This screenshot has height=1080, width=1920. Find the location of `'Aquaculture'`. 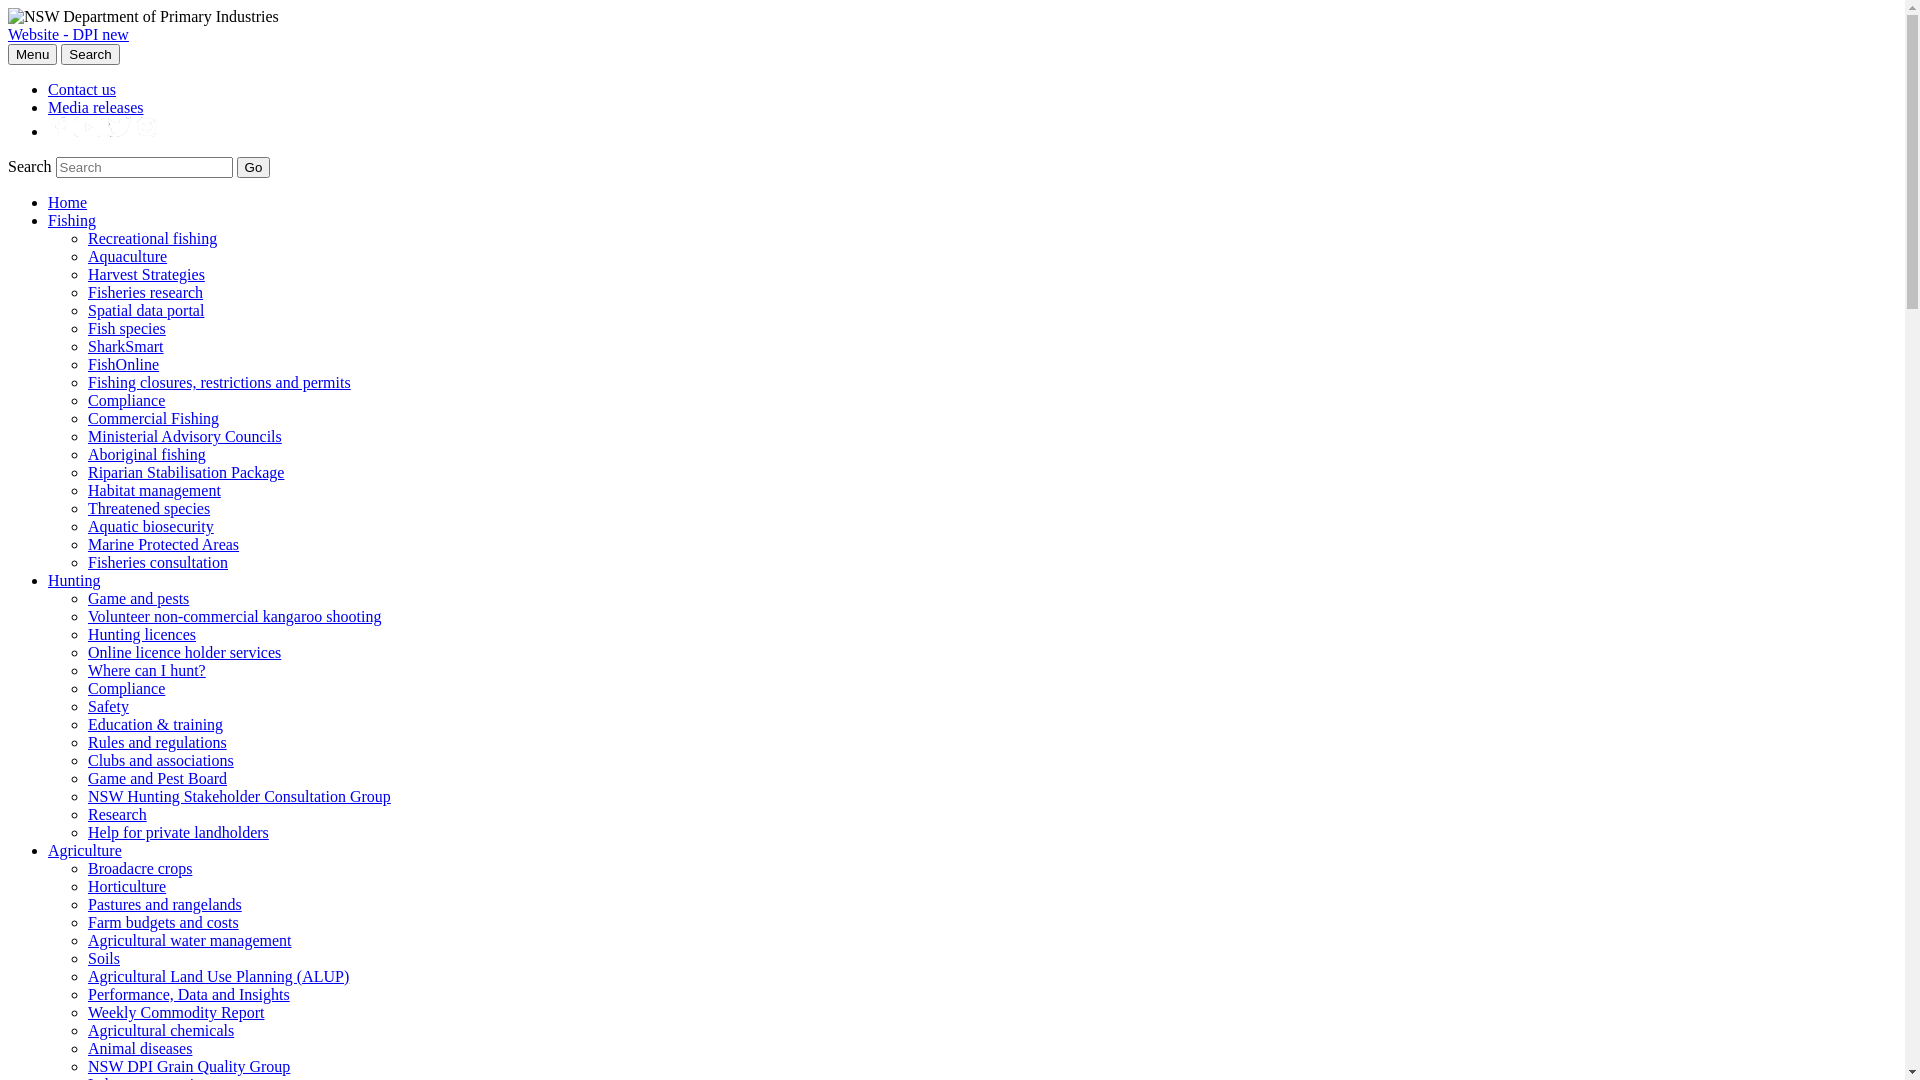

'Aquaculture' is located at coordinates (126, 255).